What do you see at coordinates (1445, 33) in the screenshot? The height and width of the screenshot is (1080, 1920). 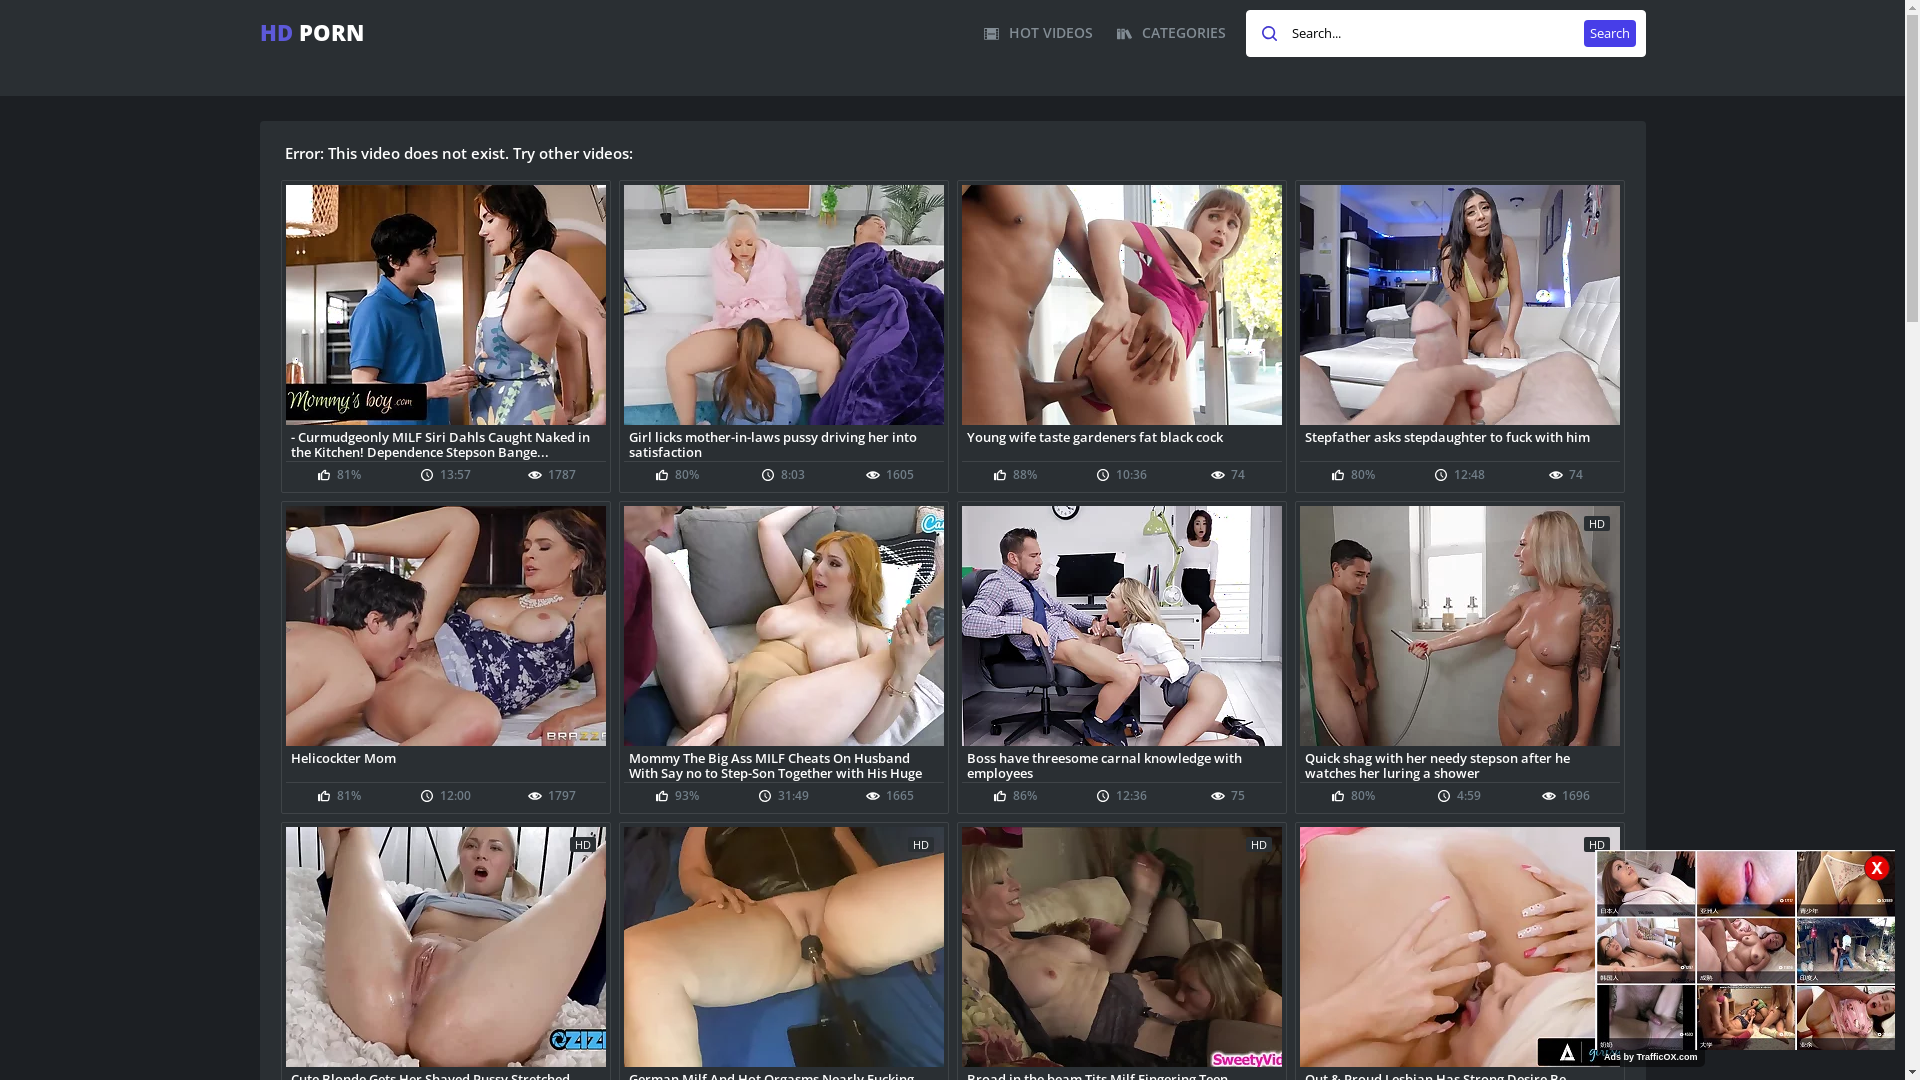 I see `'Search X Videos'` at bounding box center [1445, 33].